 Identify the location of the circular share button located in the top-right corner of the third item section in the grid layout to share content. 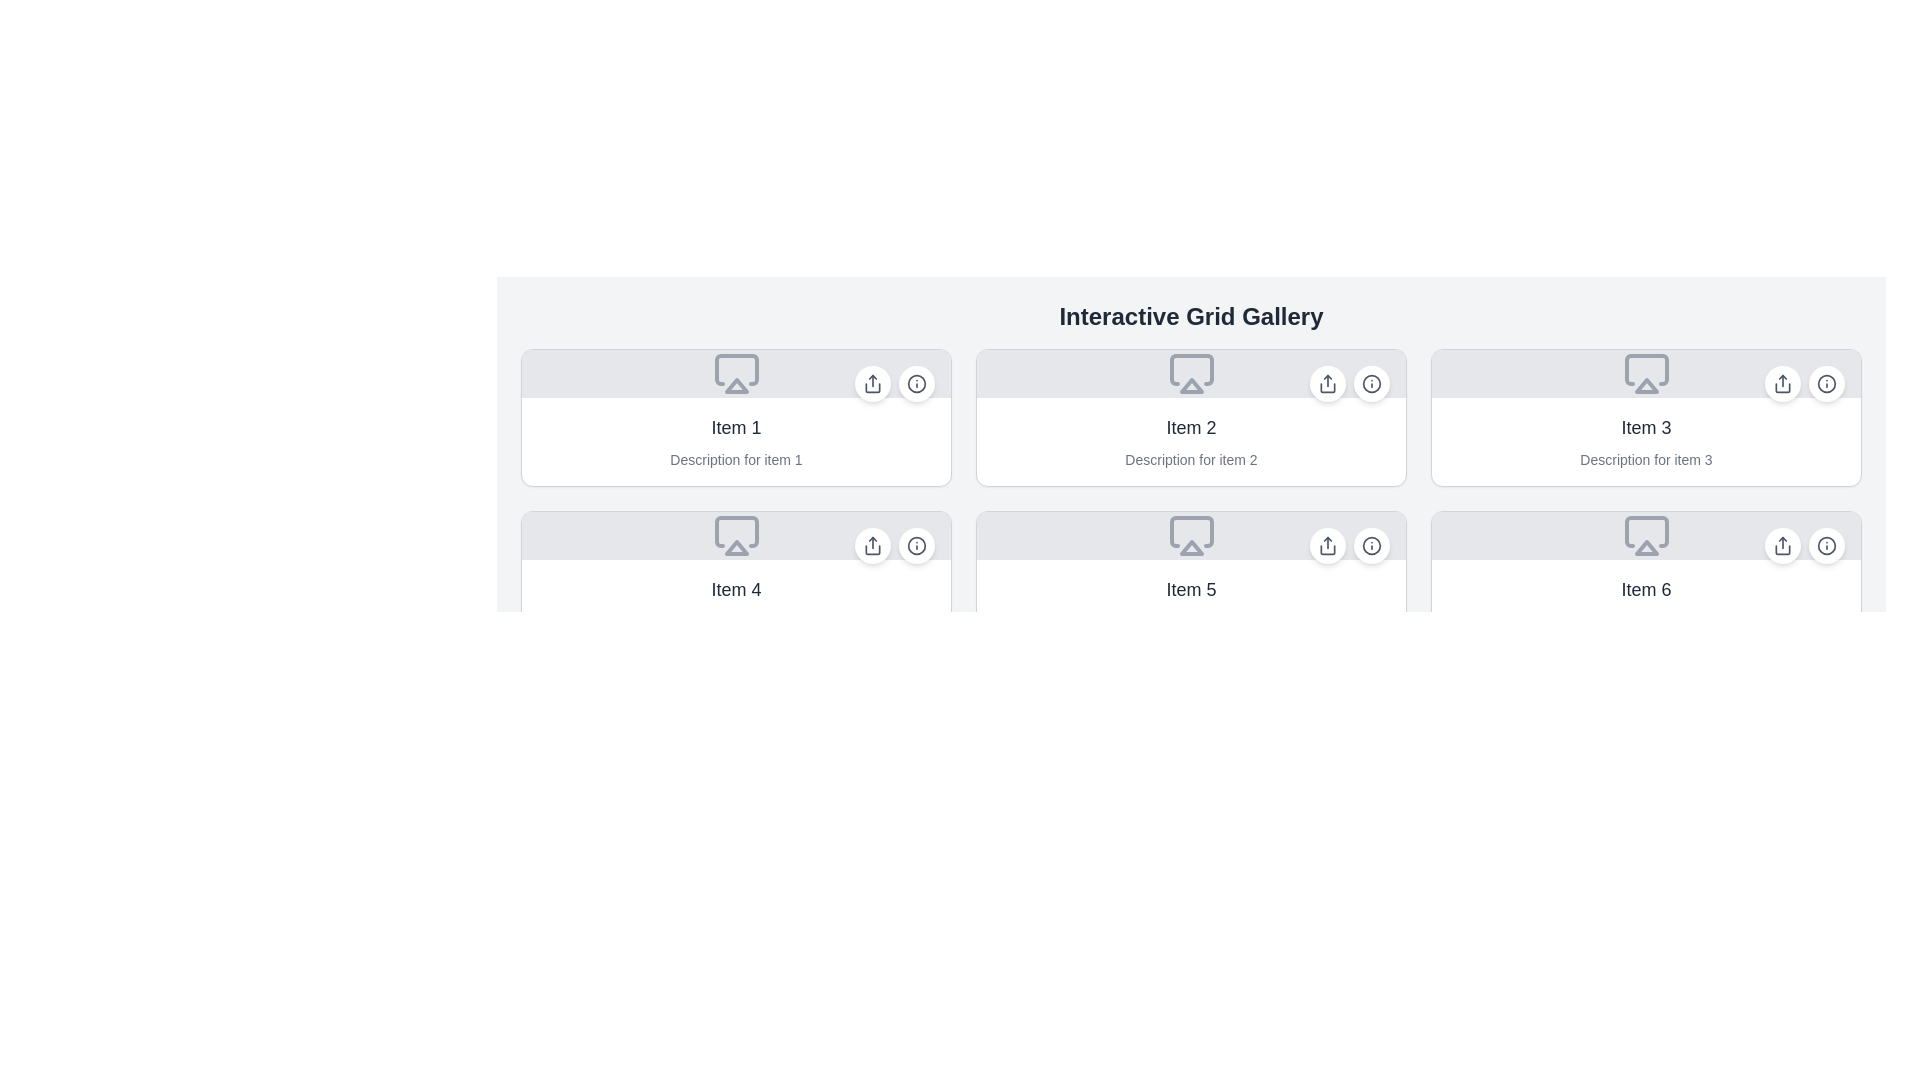
(1782, 384).